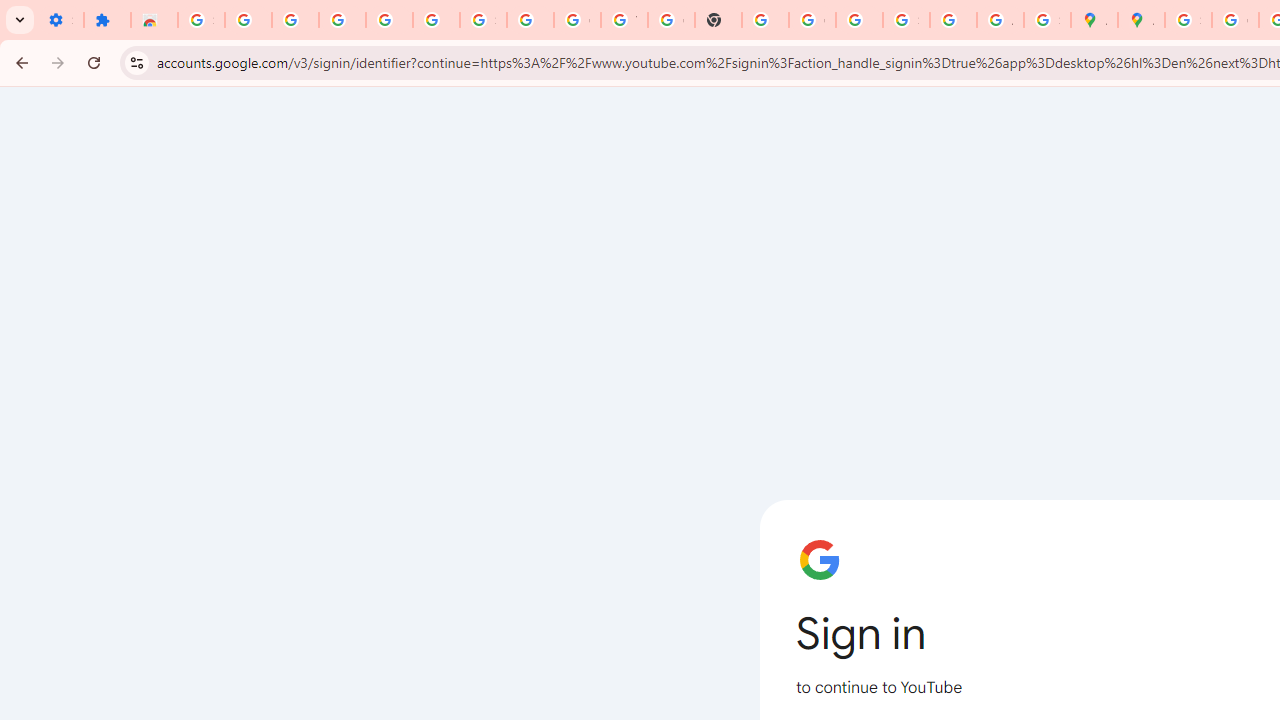  Describe the element at coordinates (718, 20) in the screenshot. I see `'New Tab'` at that location.